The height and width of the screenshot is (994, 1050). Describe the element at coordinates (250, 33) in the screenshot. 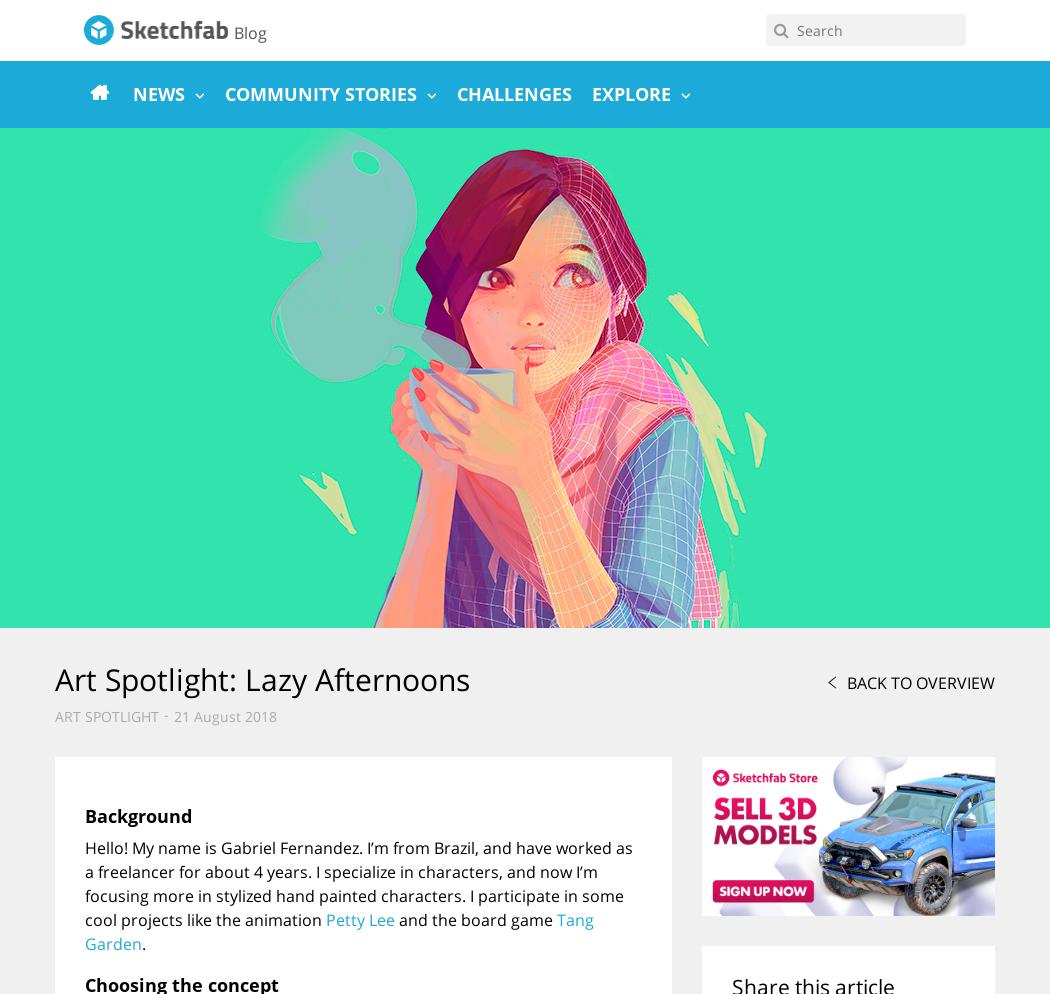

I see `'Blog'` at that location.